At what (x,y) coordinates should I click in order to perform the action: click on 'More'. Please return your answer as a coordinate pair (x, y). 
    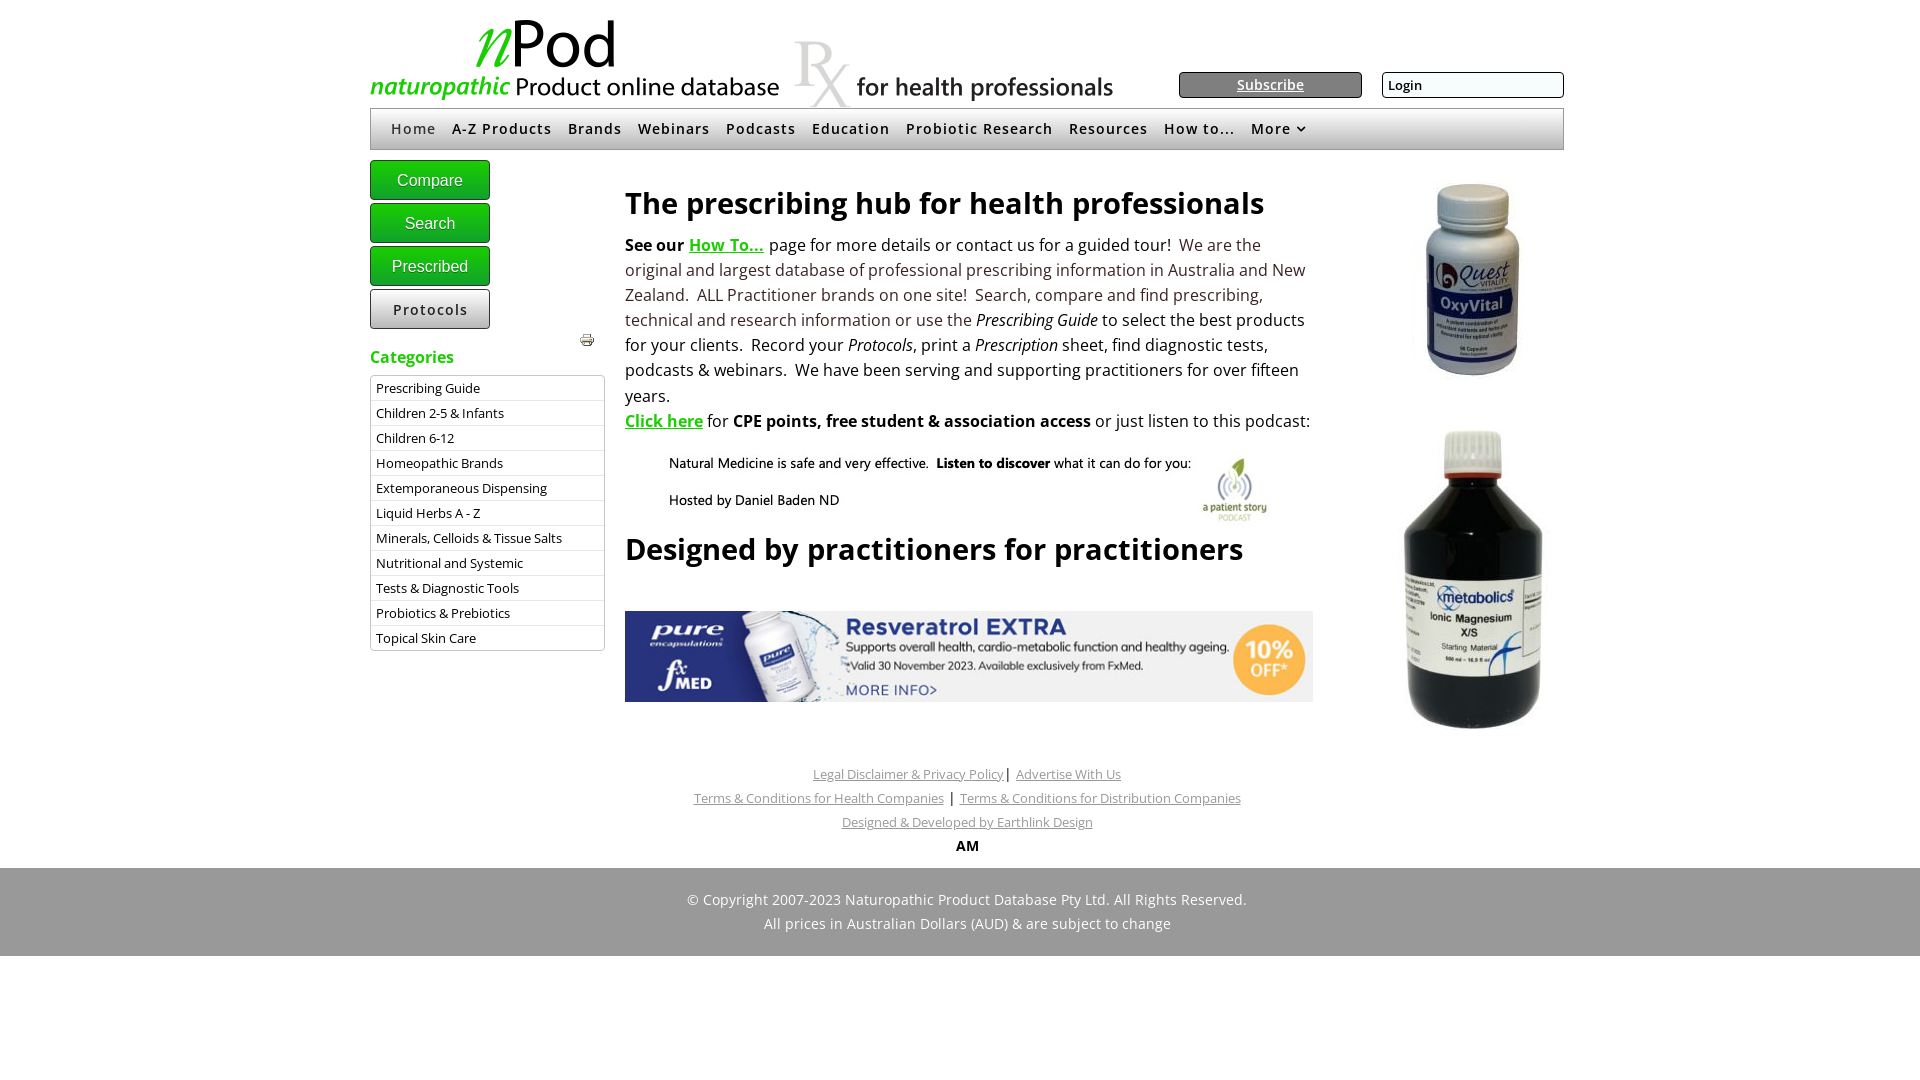
    Looking at the image, I should click on (1277, 128).